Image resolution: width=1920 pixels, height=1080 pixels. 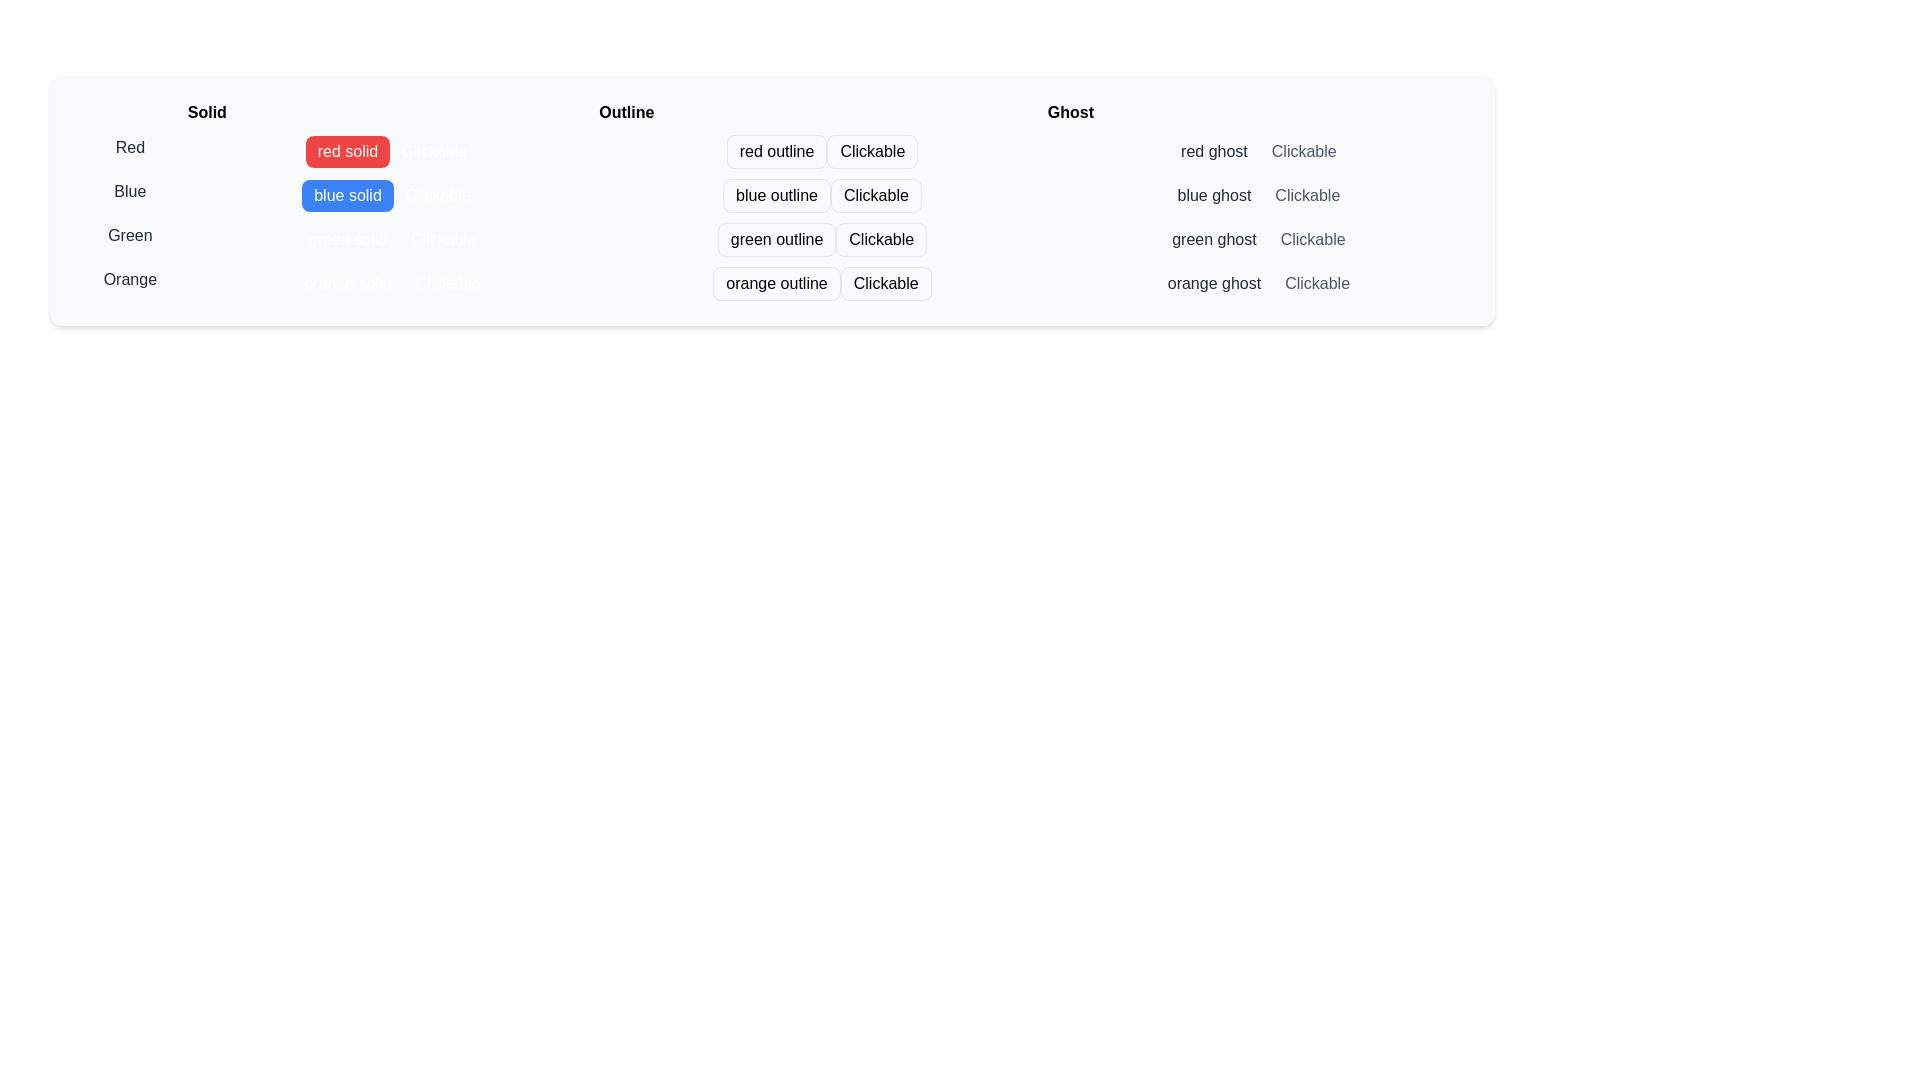 I want to click on the combined text-based label component featuring 'red ghost' and 'Clickable', so click(x=1257, y=146).